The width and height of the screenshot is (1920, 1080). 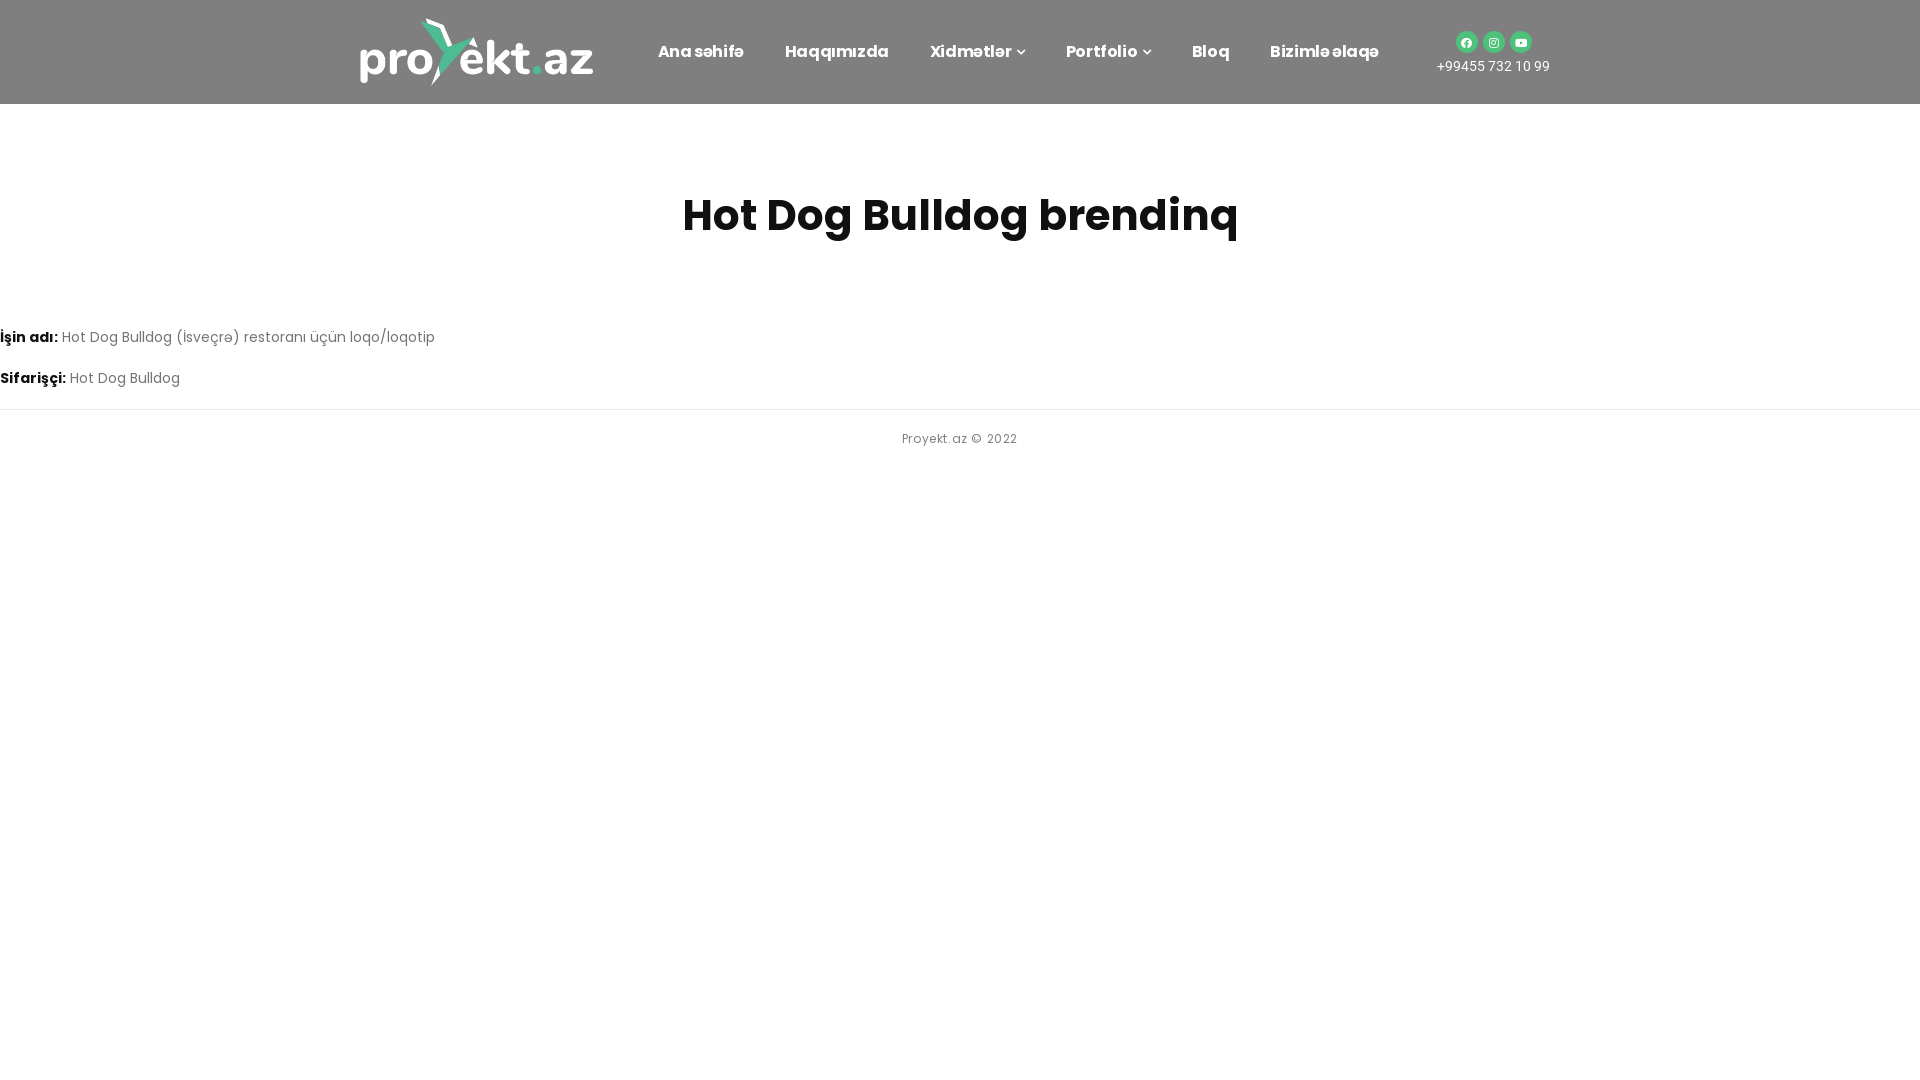 I want to click on 'Bloq', so click(x=1209, y=50).